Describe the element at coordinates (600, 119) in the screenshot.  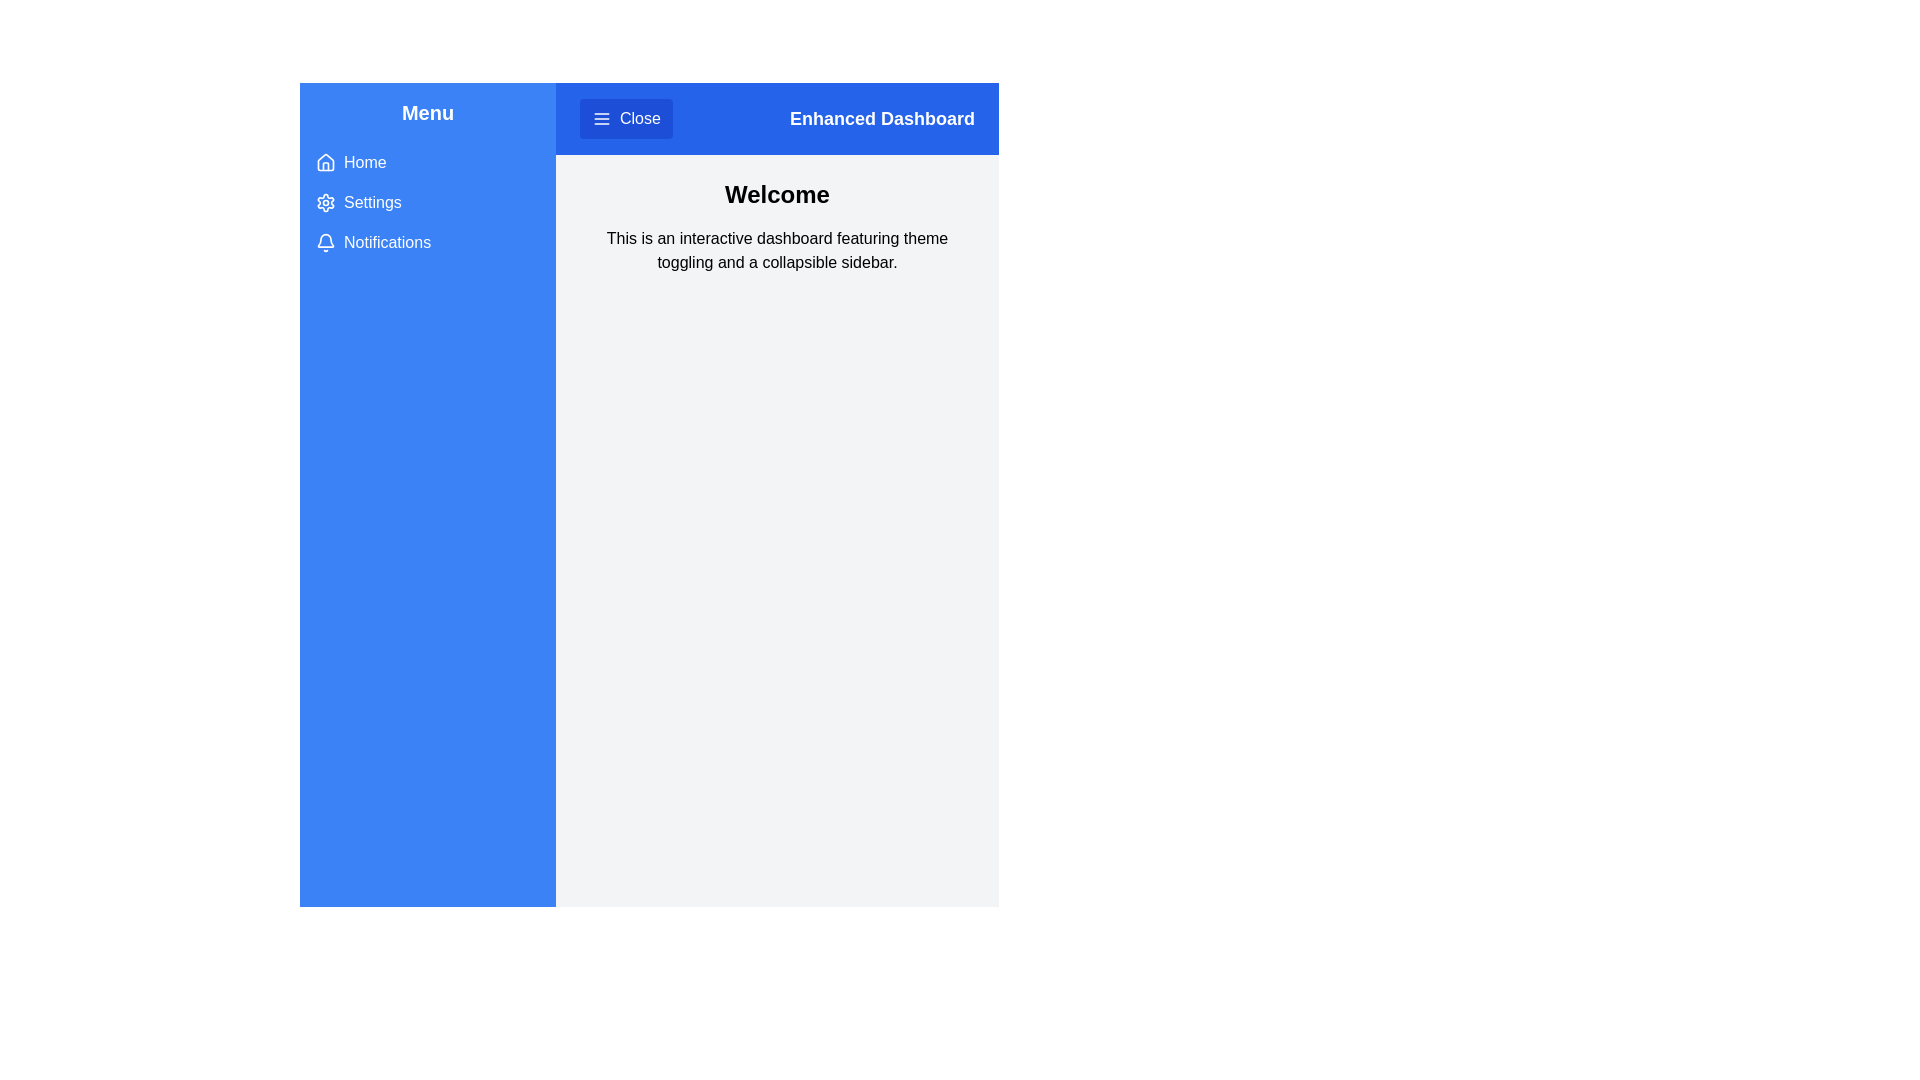
I see `the menu icon located immediately before the 'Close' text label in the top center of the interface` at that location.